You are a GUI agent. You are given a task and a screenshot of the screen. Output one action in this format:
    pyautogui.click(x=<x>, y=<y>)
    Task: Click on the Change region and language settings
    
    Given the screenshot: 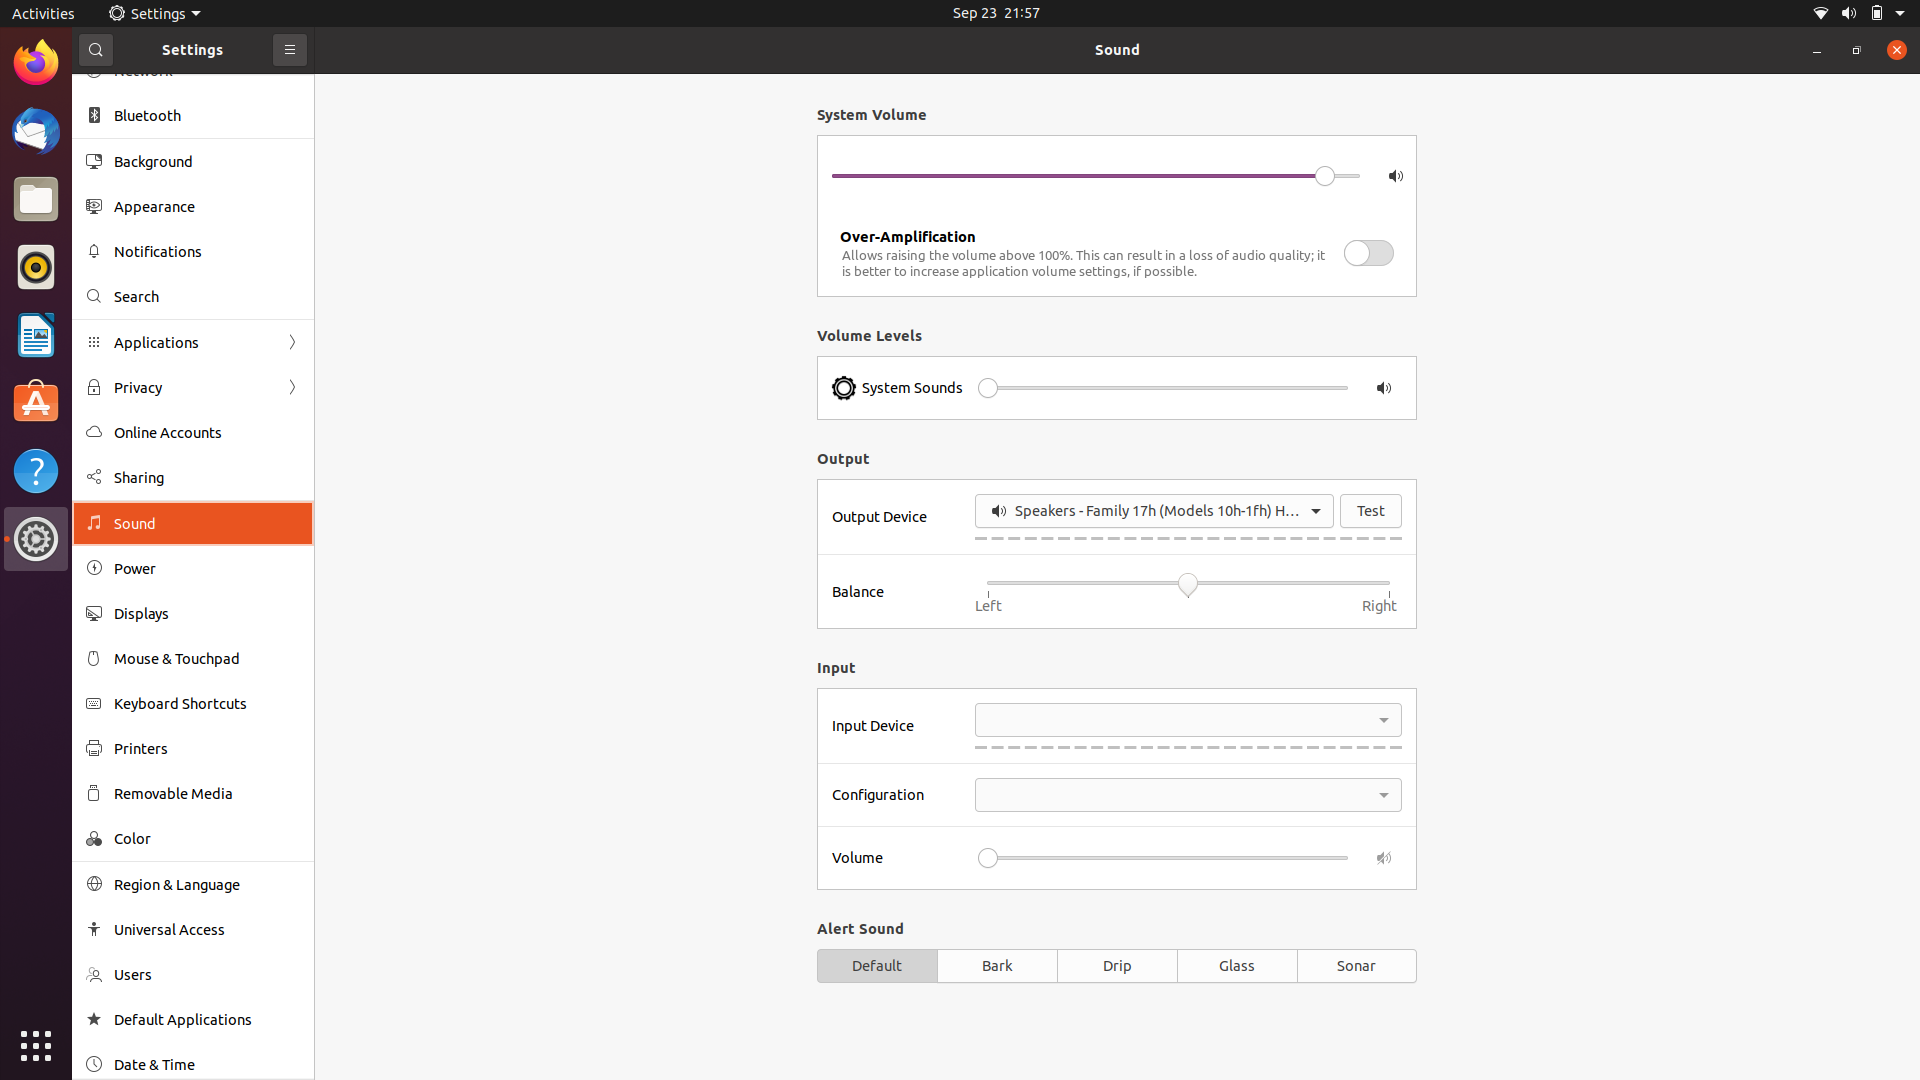 What is the action you would take?
    pyautogui.click(x=192, y=883)
    